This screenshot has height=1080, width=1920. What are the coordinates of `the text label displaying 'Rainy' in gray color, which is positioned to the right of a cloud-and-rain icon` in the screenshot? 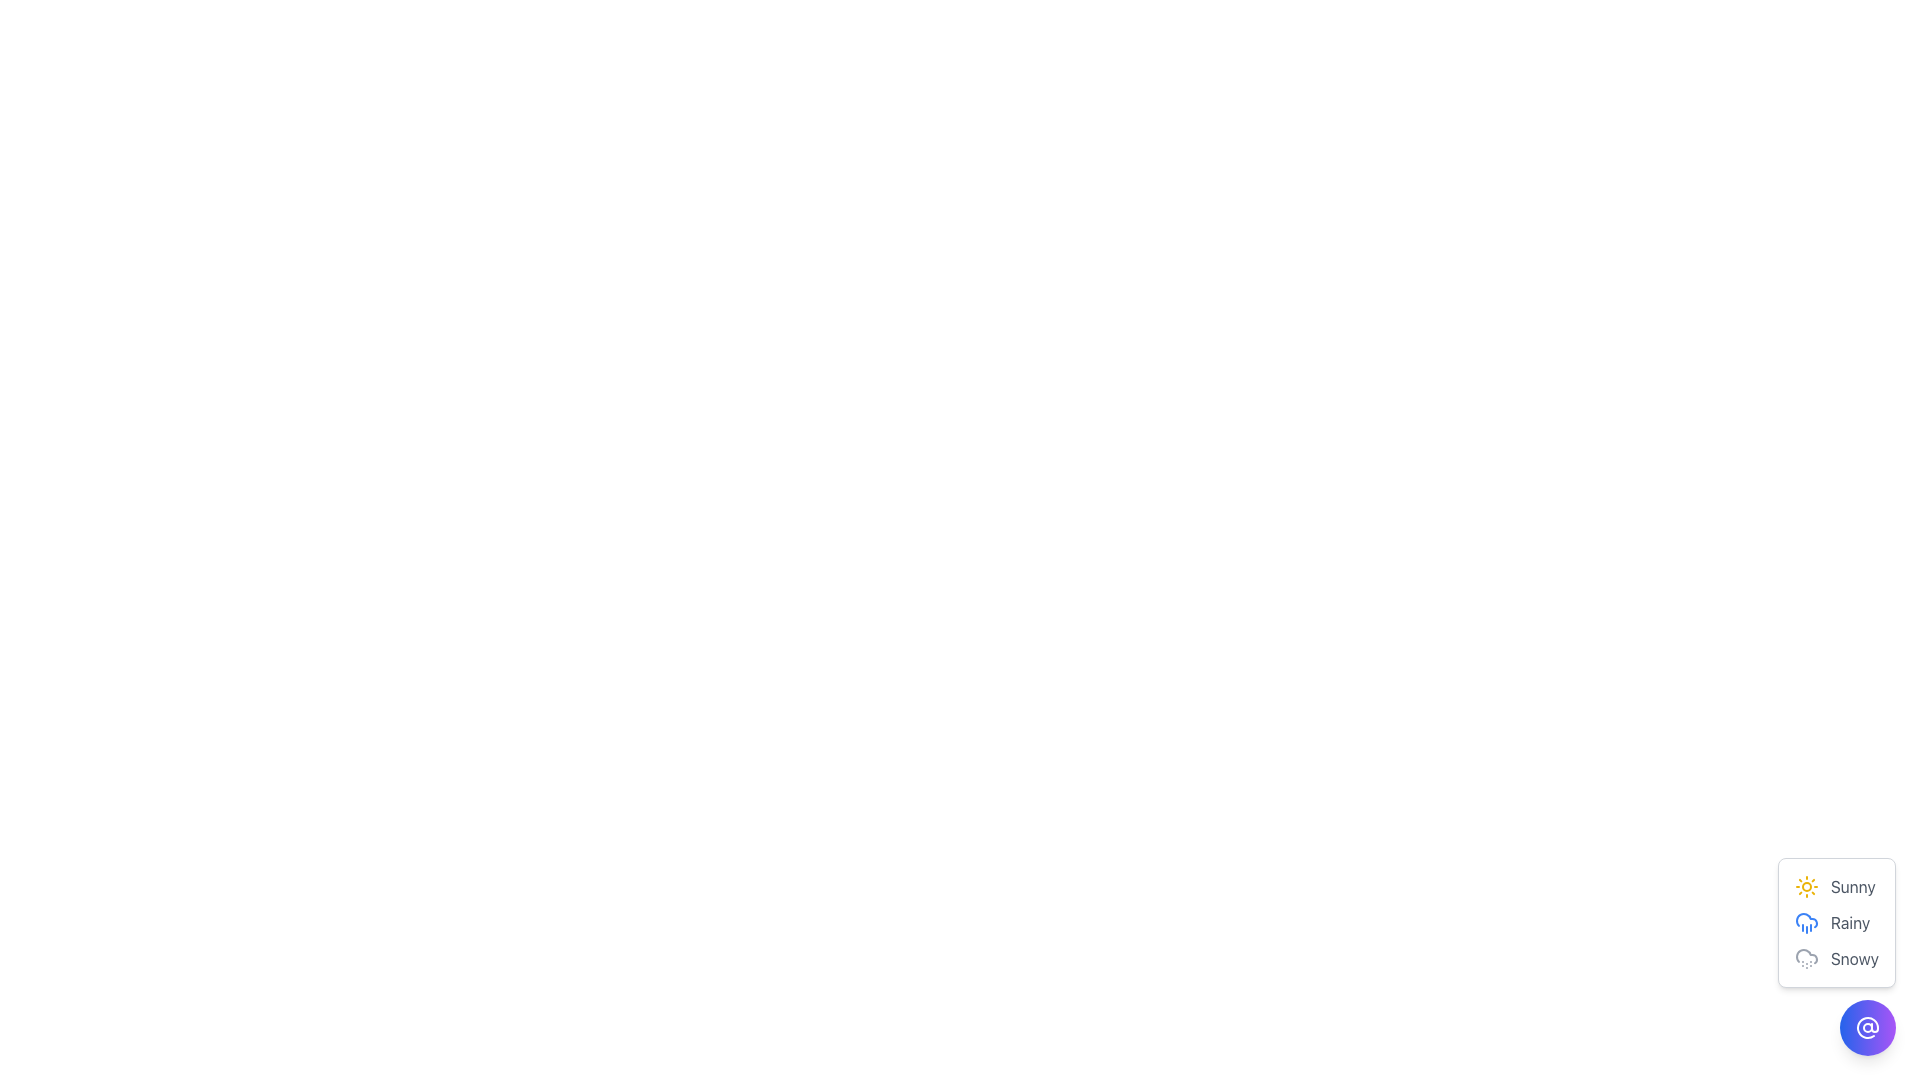 It's located at (1849, 922).